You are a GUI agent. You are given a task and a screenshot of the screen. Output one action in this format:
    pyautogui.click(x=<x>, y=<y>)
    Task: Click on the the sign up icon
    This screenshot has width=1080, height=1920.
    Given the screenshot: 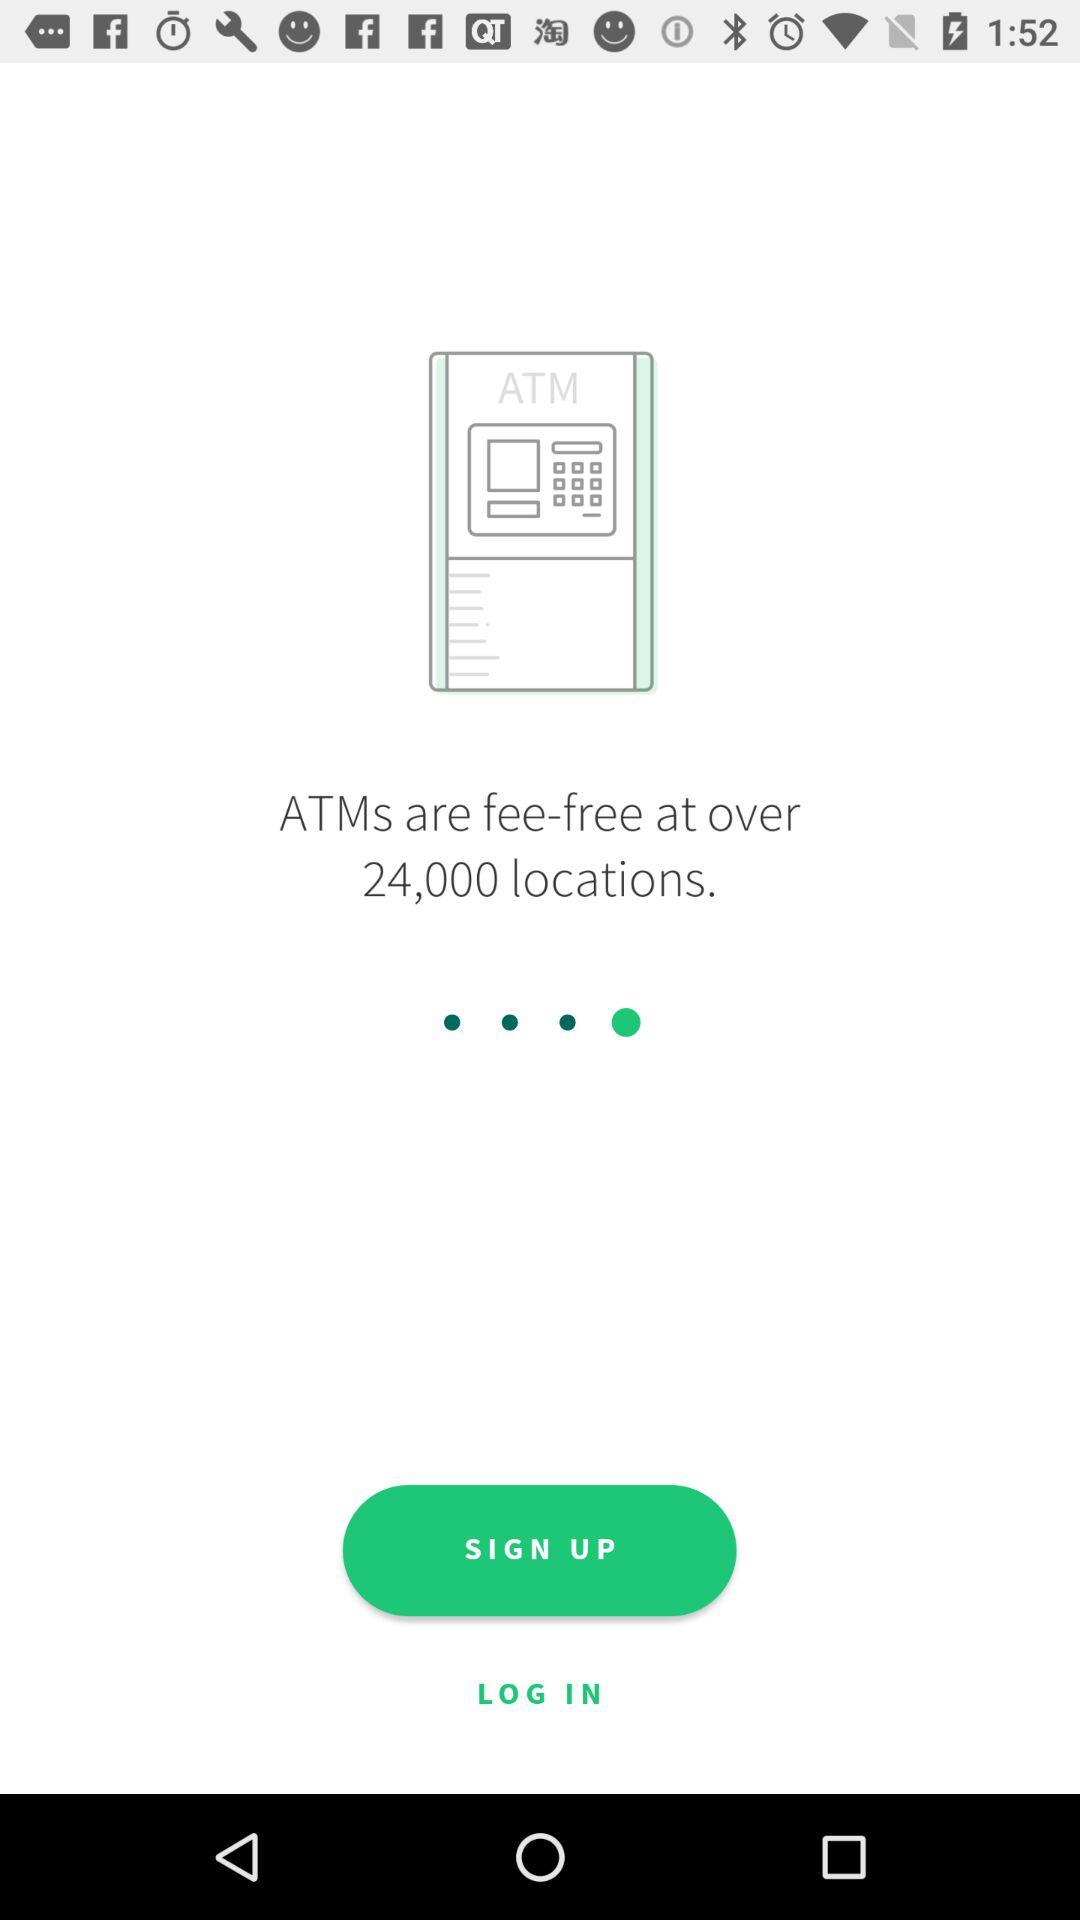 What is the action you would take?
    pyautogui.click(x=538, y=1549)
    